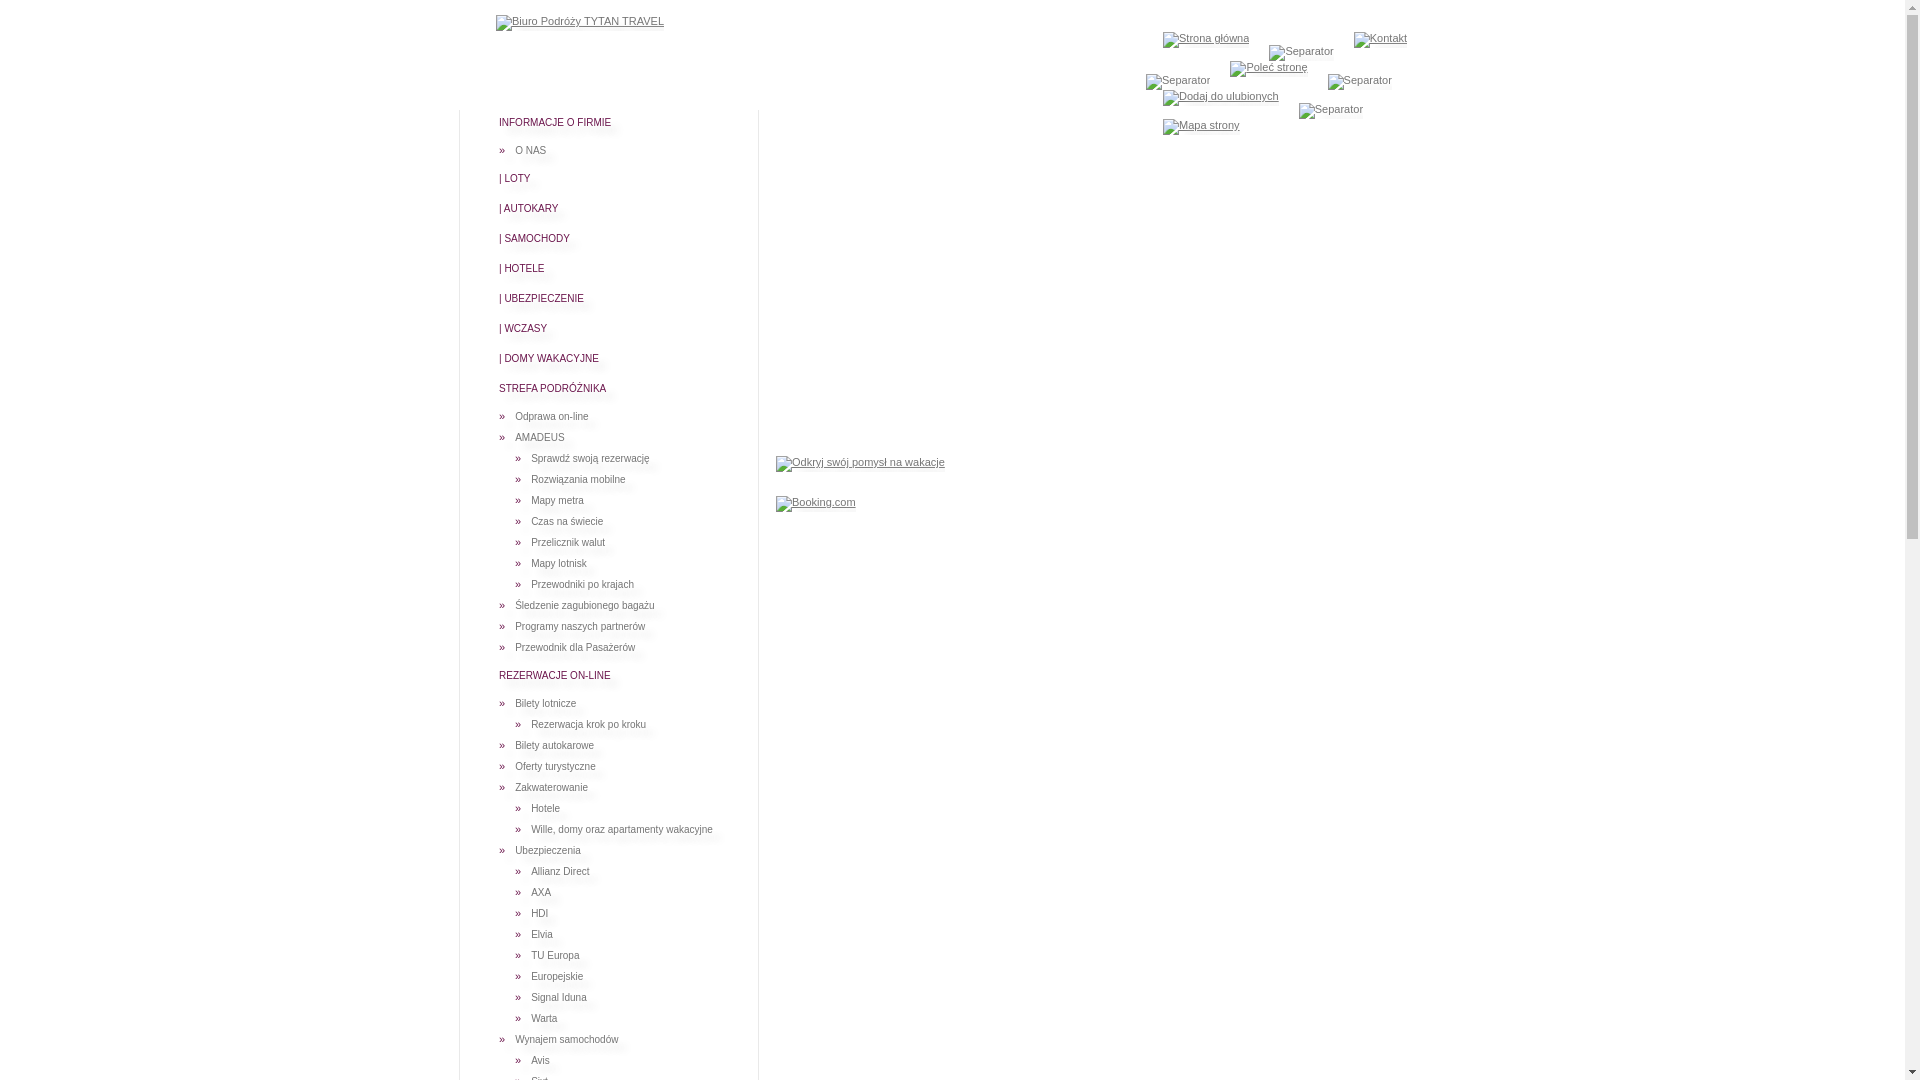 This screenshot has width=1920, height=1080. What do you see at coordinates (558, 563) in the screenshot?
I see `'Mapy lotnisk'` at bounding box center [558, 563].